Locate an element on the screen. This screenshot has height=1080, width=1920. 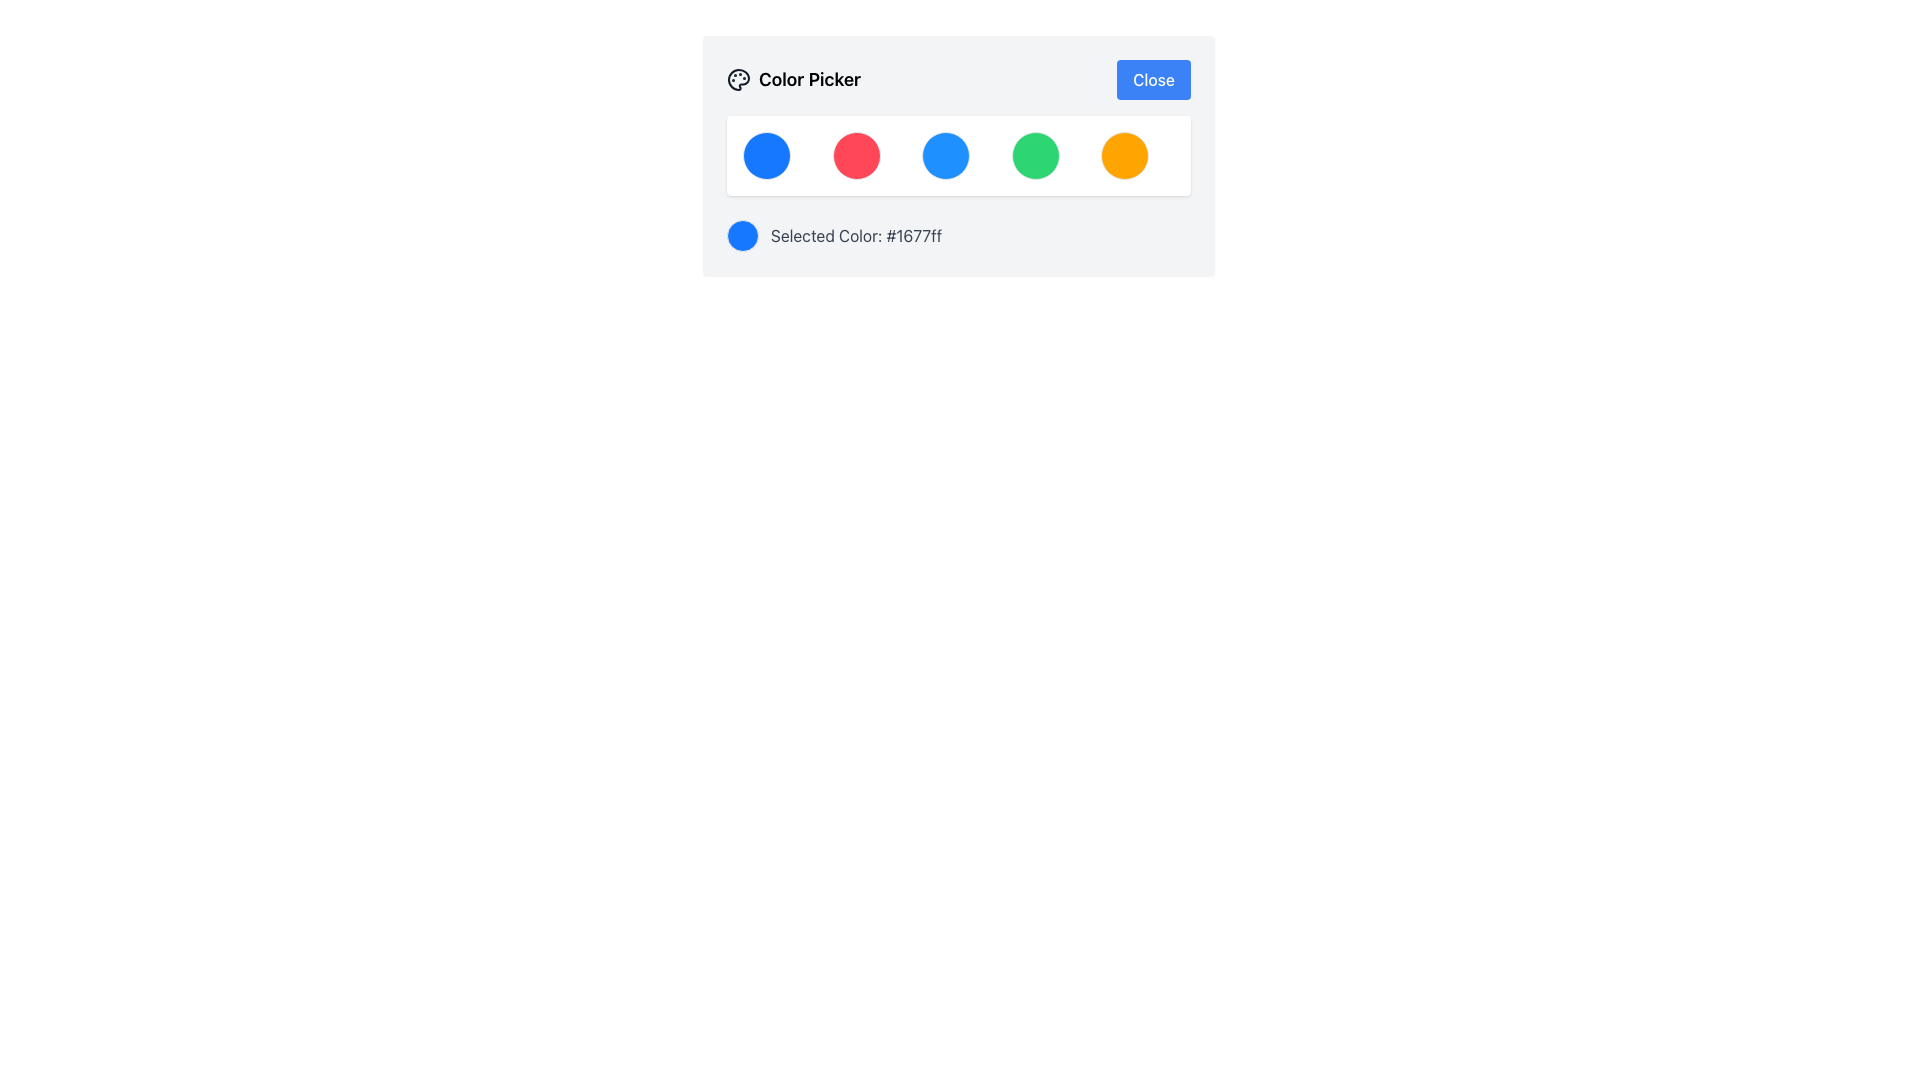
the text label that displays 'Selected Color: #1677ff', which is styled in gray and located to the right of a blue circular color indicator is located at coordinates (856, 234).